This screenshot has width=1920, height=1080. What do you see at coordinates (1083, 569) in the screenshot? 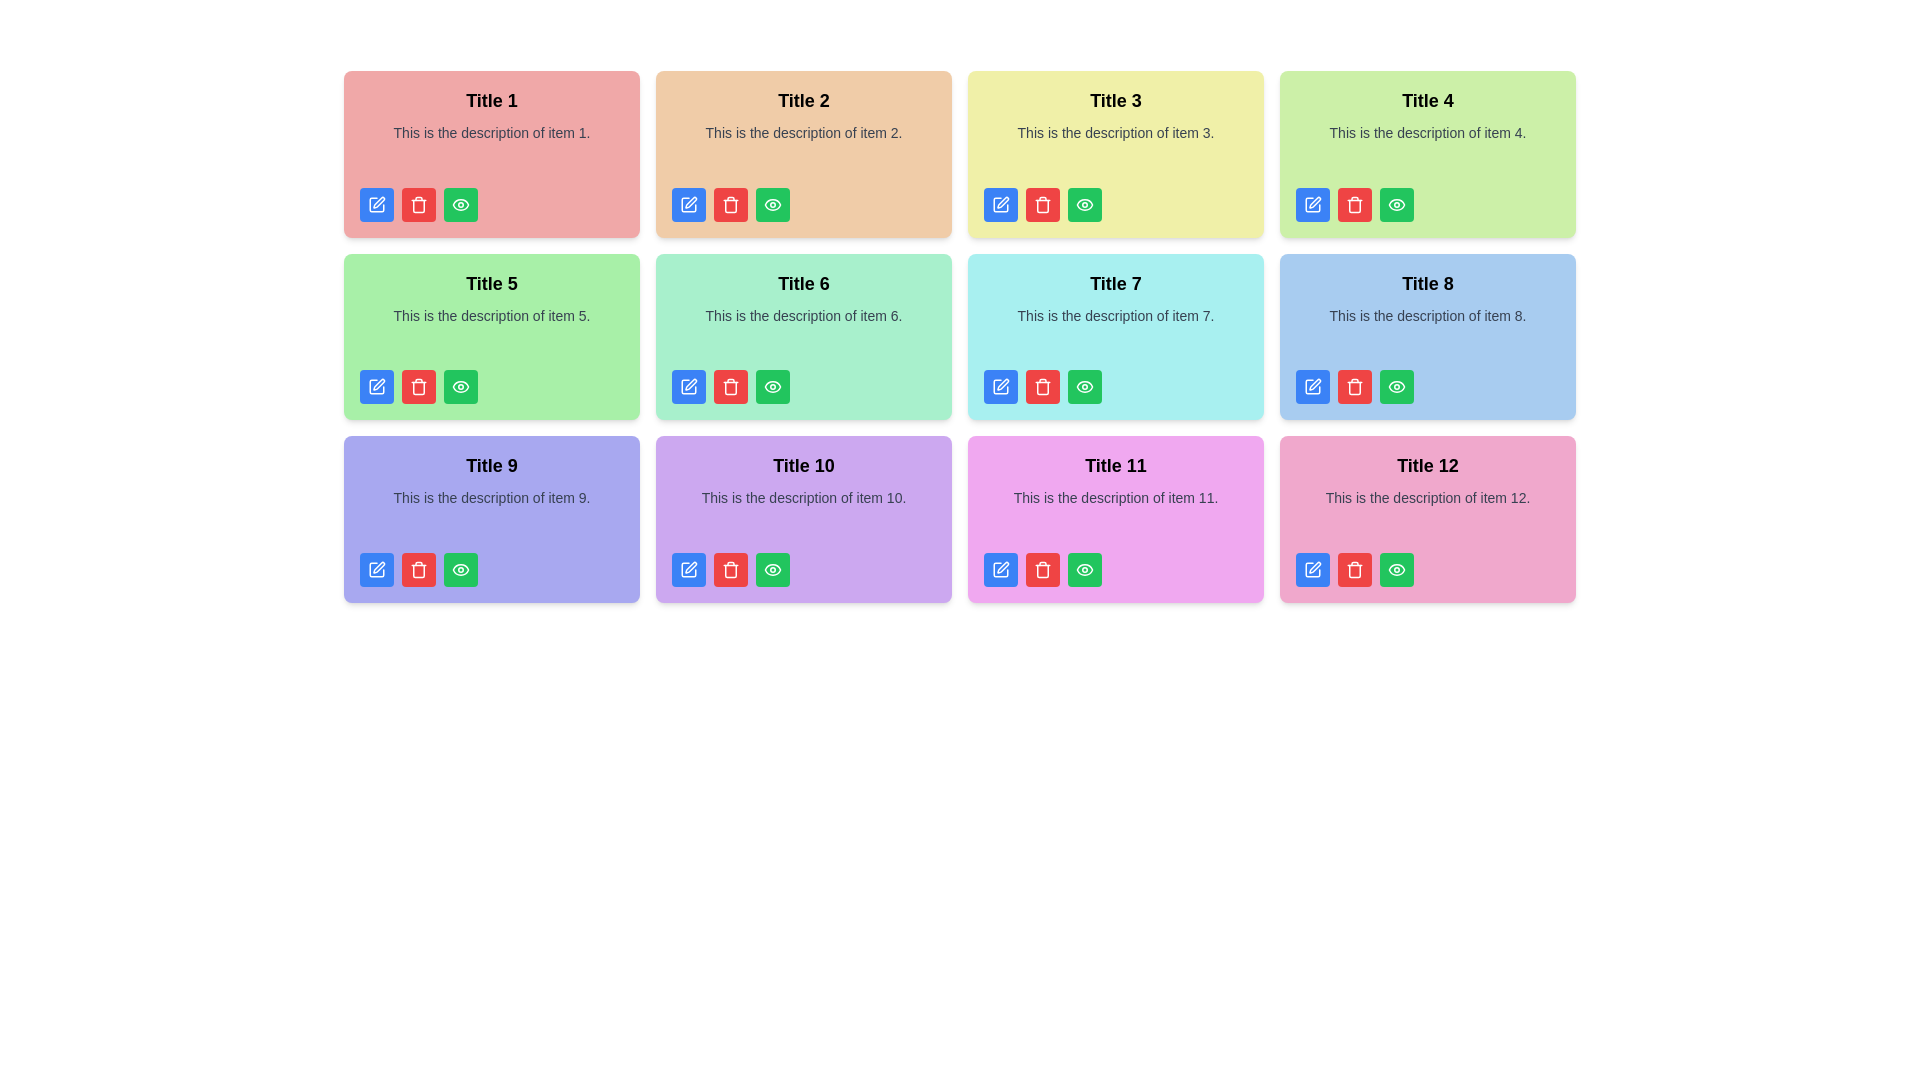
I see `the 'view' button located at the bottom of the card labeled 'Title 11', which is the third button from the left` at bounding box center [1083, 569].